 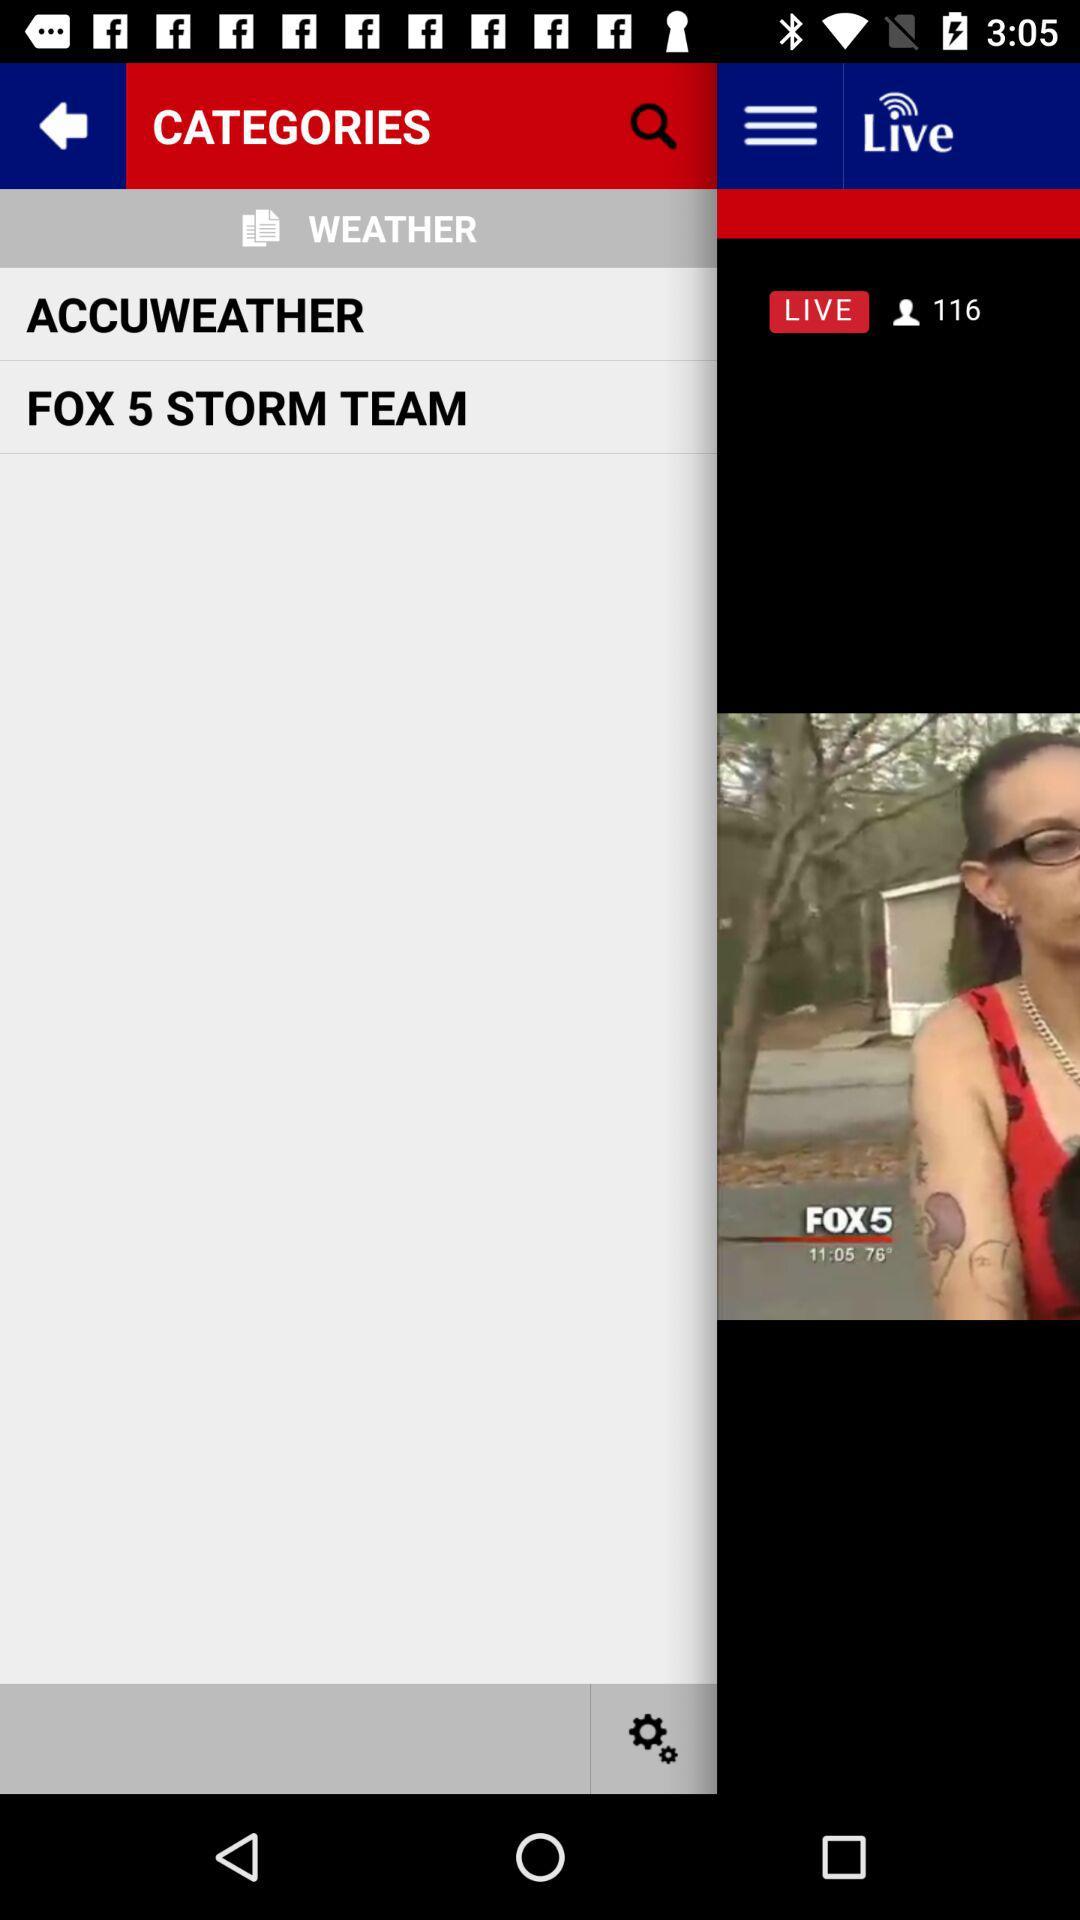 I want to click on the arrow_backward icon, so click(x=61, y=124).